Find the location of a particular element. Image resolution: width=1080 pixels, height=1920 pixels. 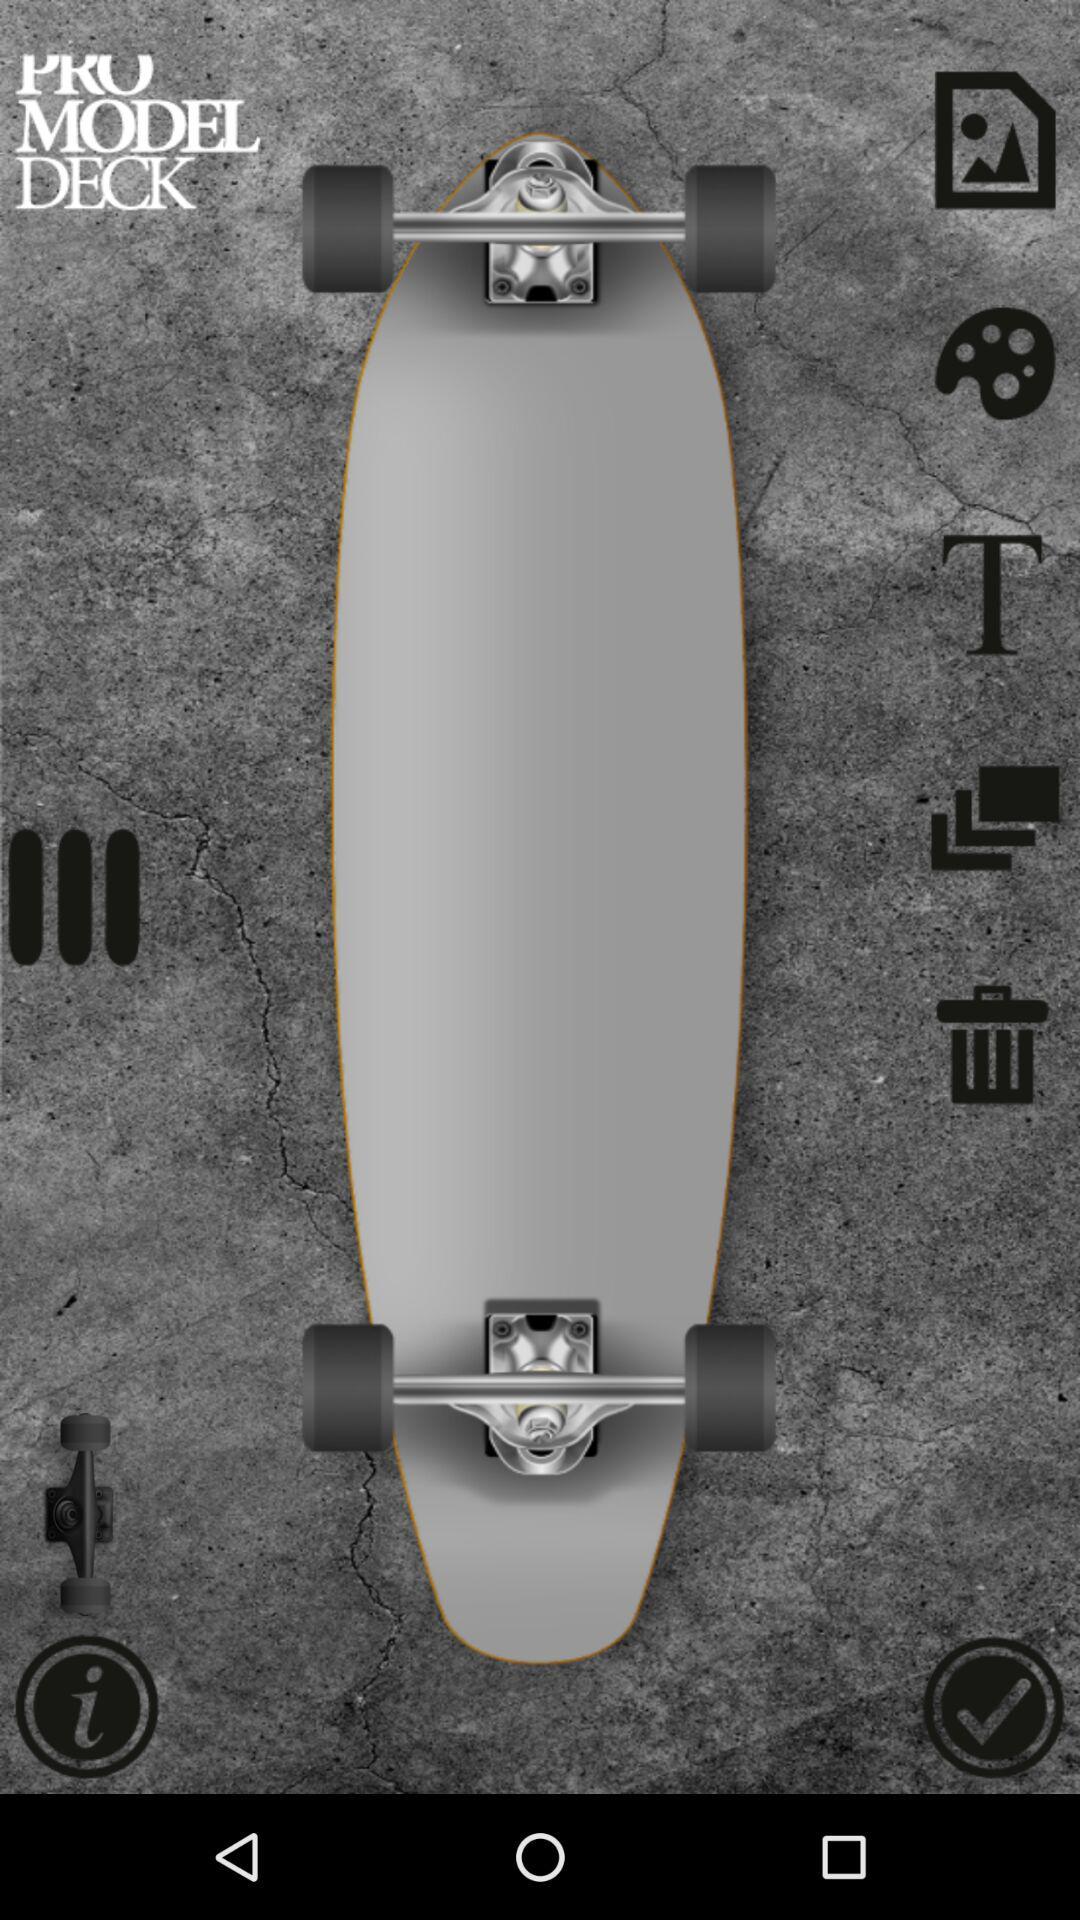

the info icon is located at coordinates (86, 1826).